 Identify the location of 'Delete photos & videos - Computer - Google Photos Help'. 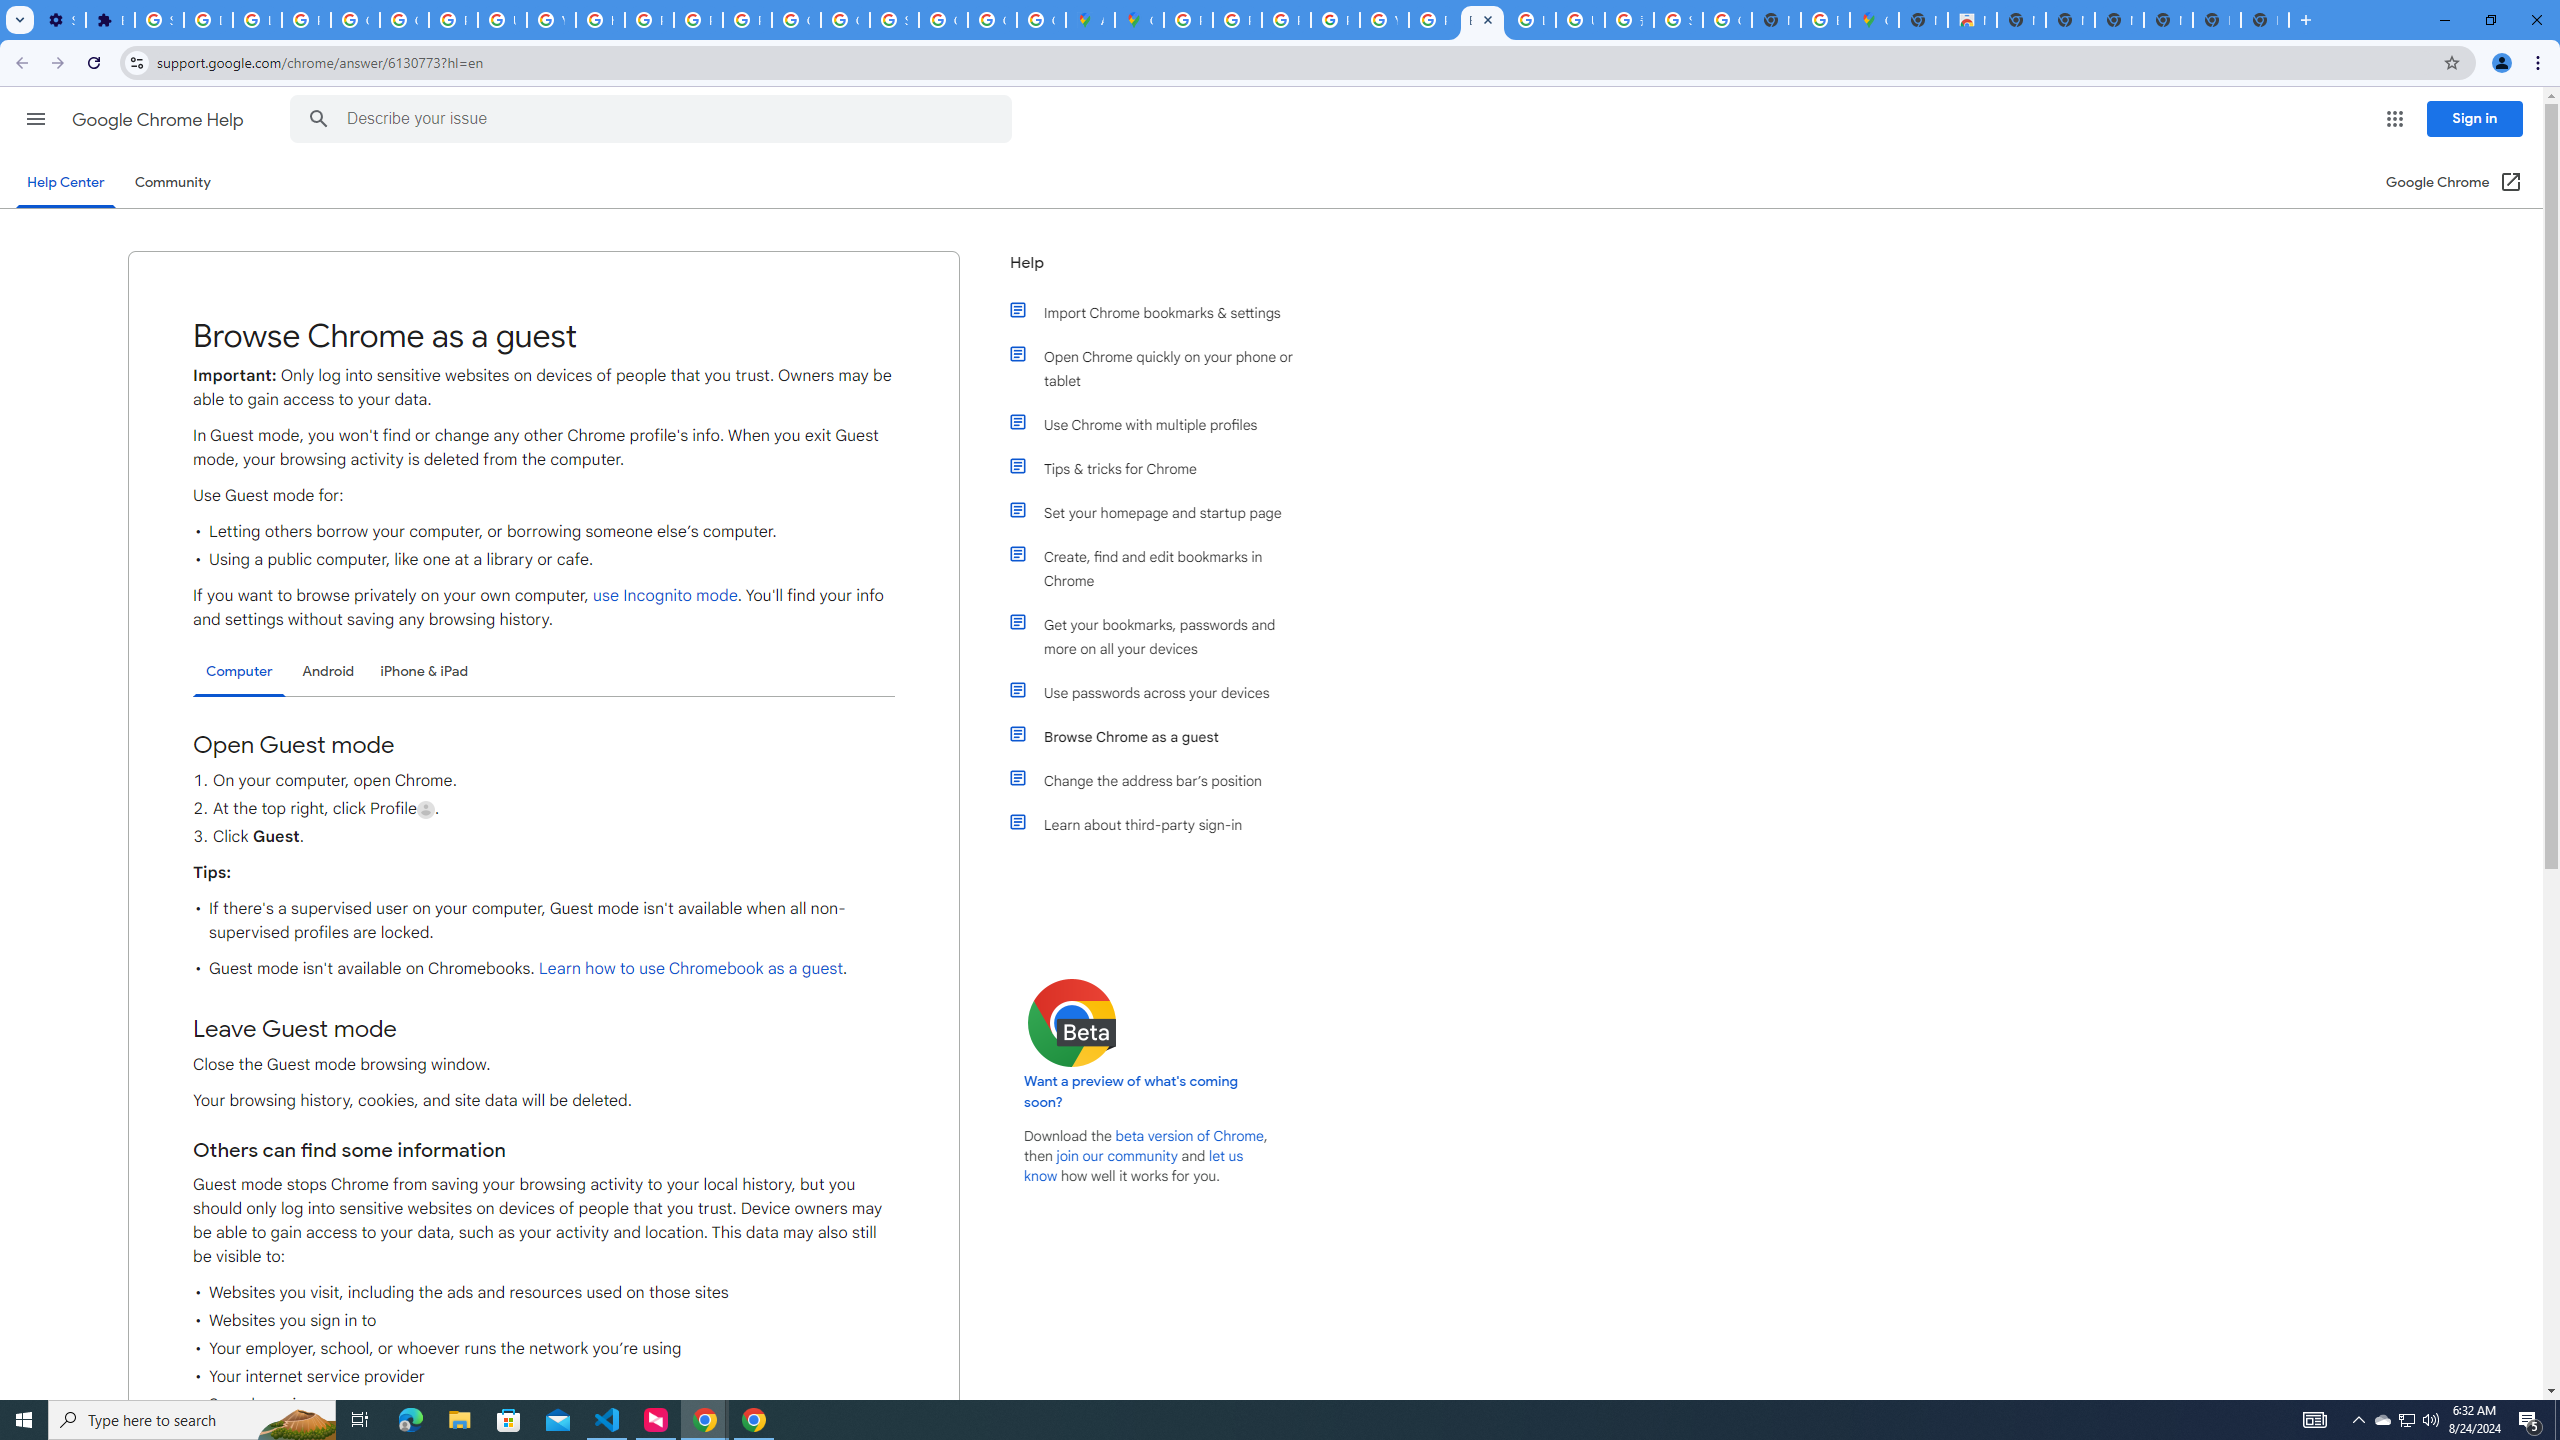
(207, 19).